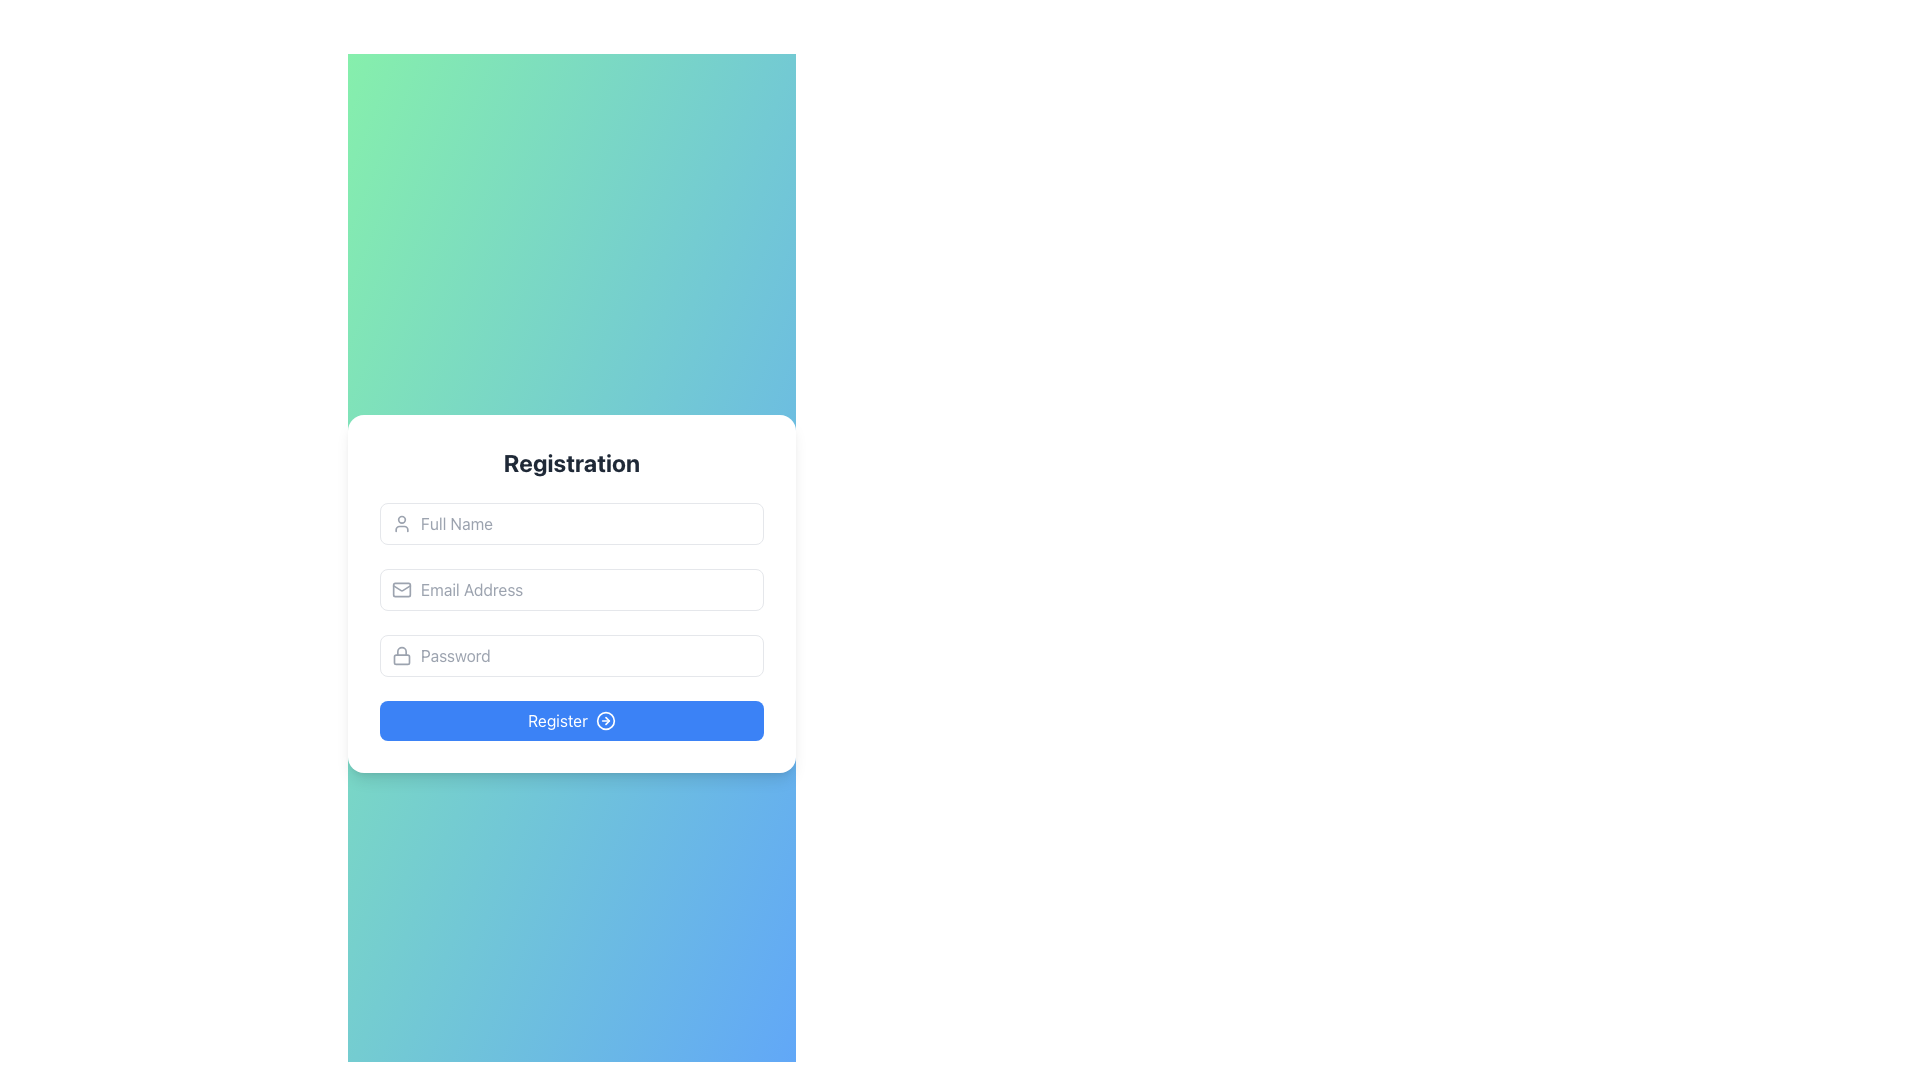 The width and height of the screenshot is (1920, 1080). What do you see at coordinates (604, 721) in the screenshot?
I see `the rightward arrow icon inside a circle, located to the right of the 'Register' text within the blue button` at bounding box center [604, 721].